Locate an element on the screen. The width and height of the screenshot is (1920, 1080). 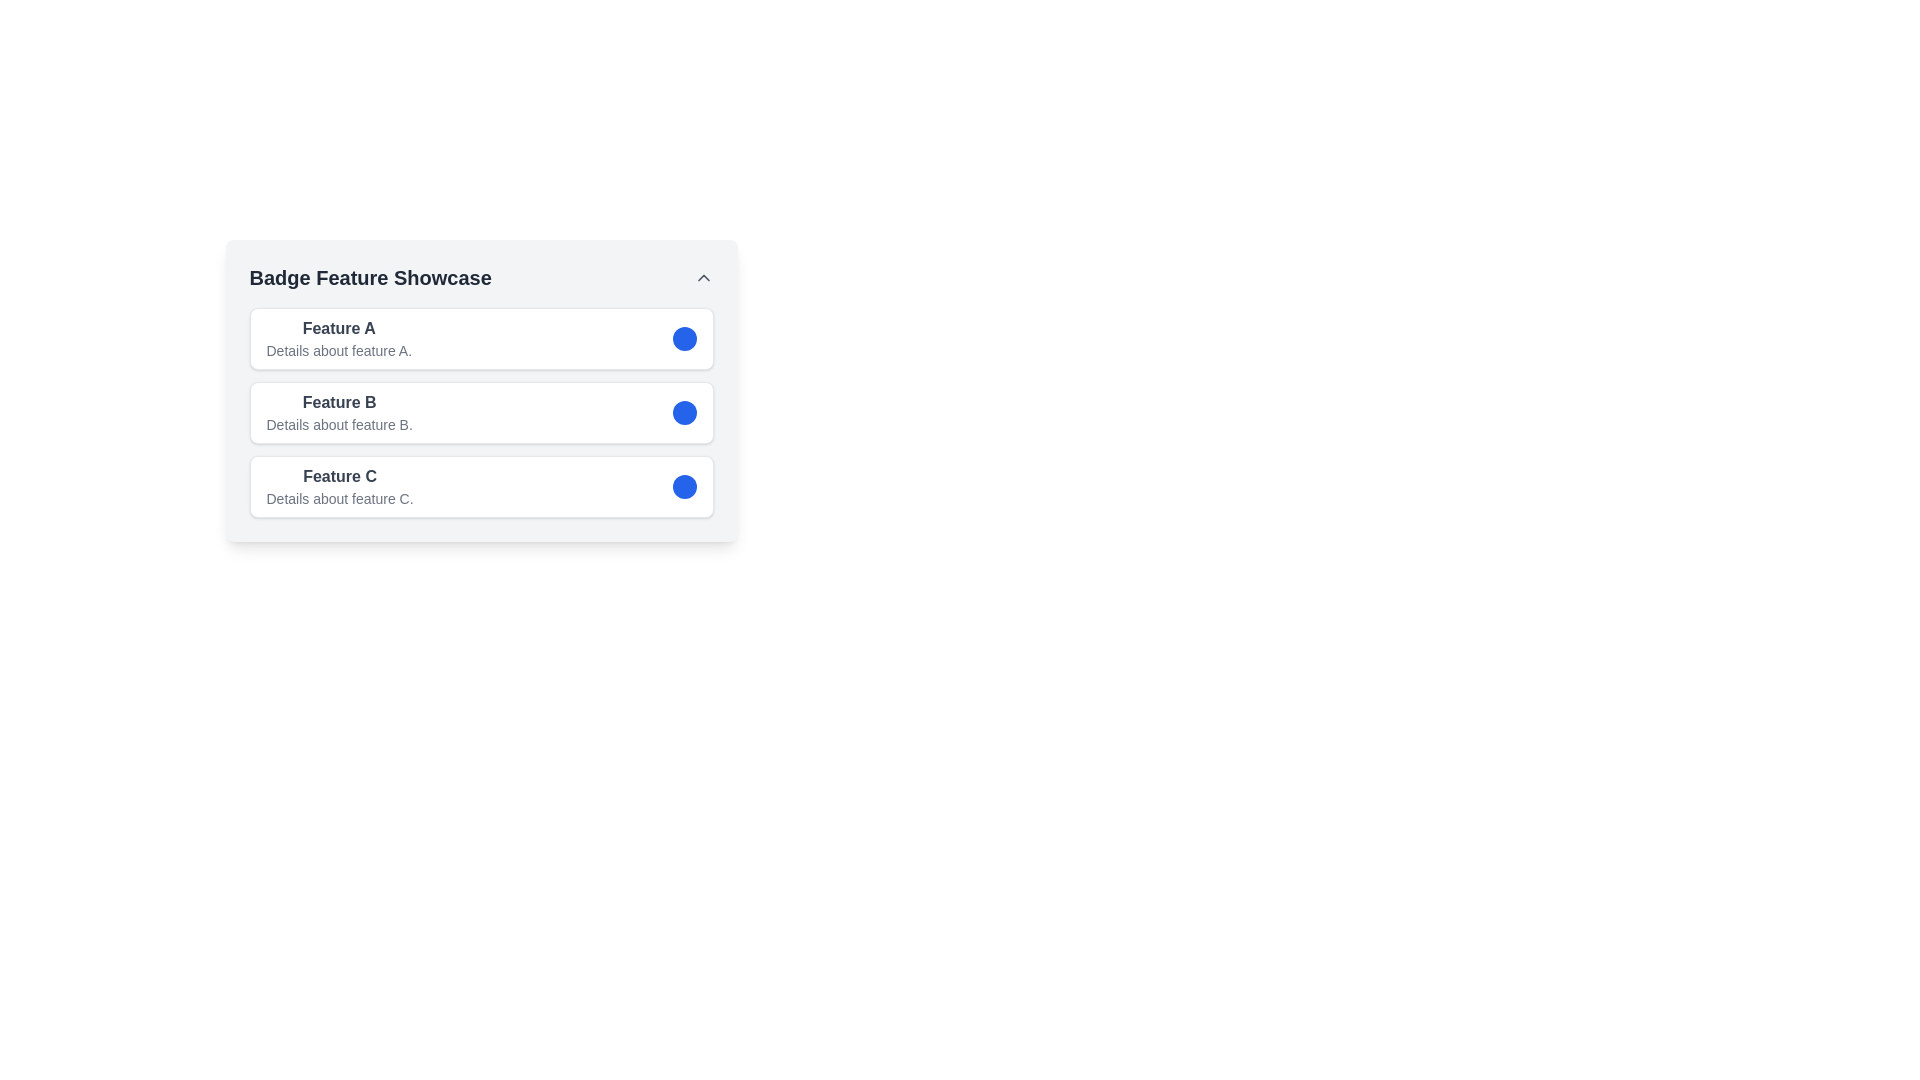
the title text component that serves as a heading for the feature details, located above the description text 'Details about feature C.' is located at coordinates (340, 477).